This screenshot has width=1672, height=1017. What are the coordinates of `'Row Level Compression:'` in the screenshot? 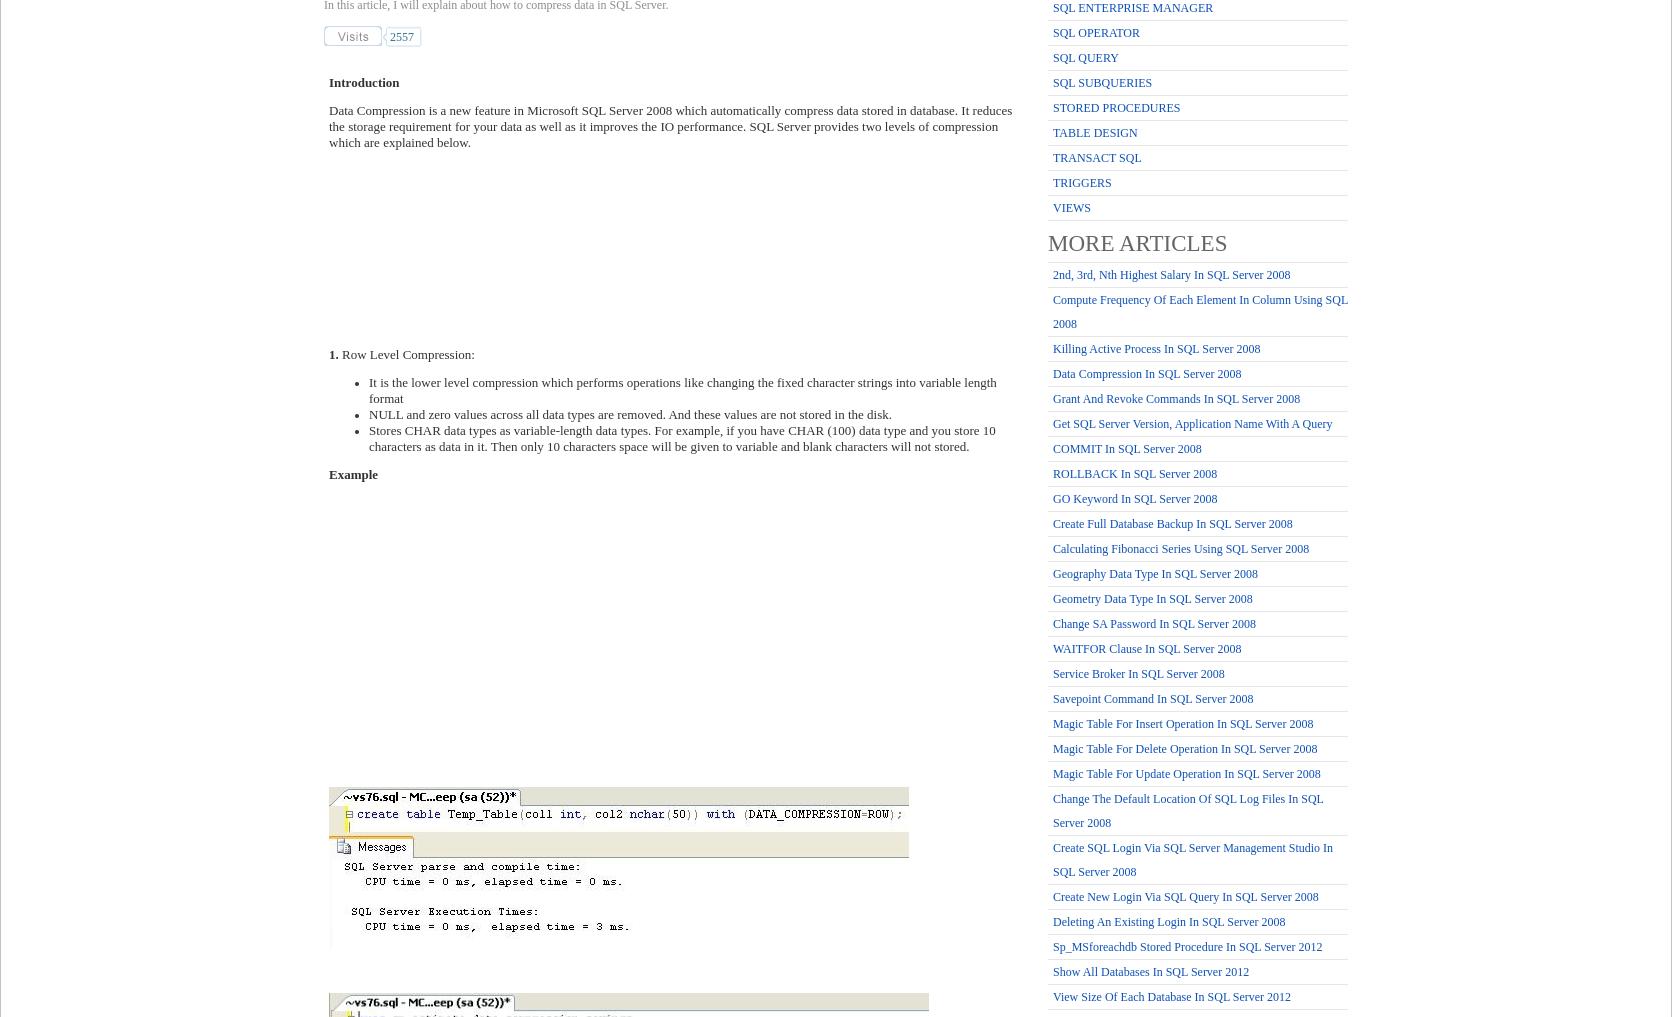 It's located at (404, 353).